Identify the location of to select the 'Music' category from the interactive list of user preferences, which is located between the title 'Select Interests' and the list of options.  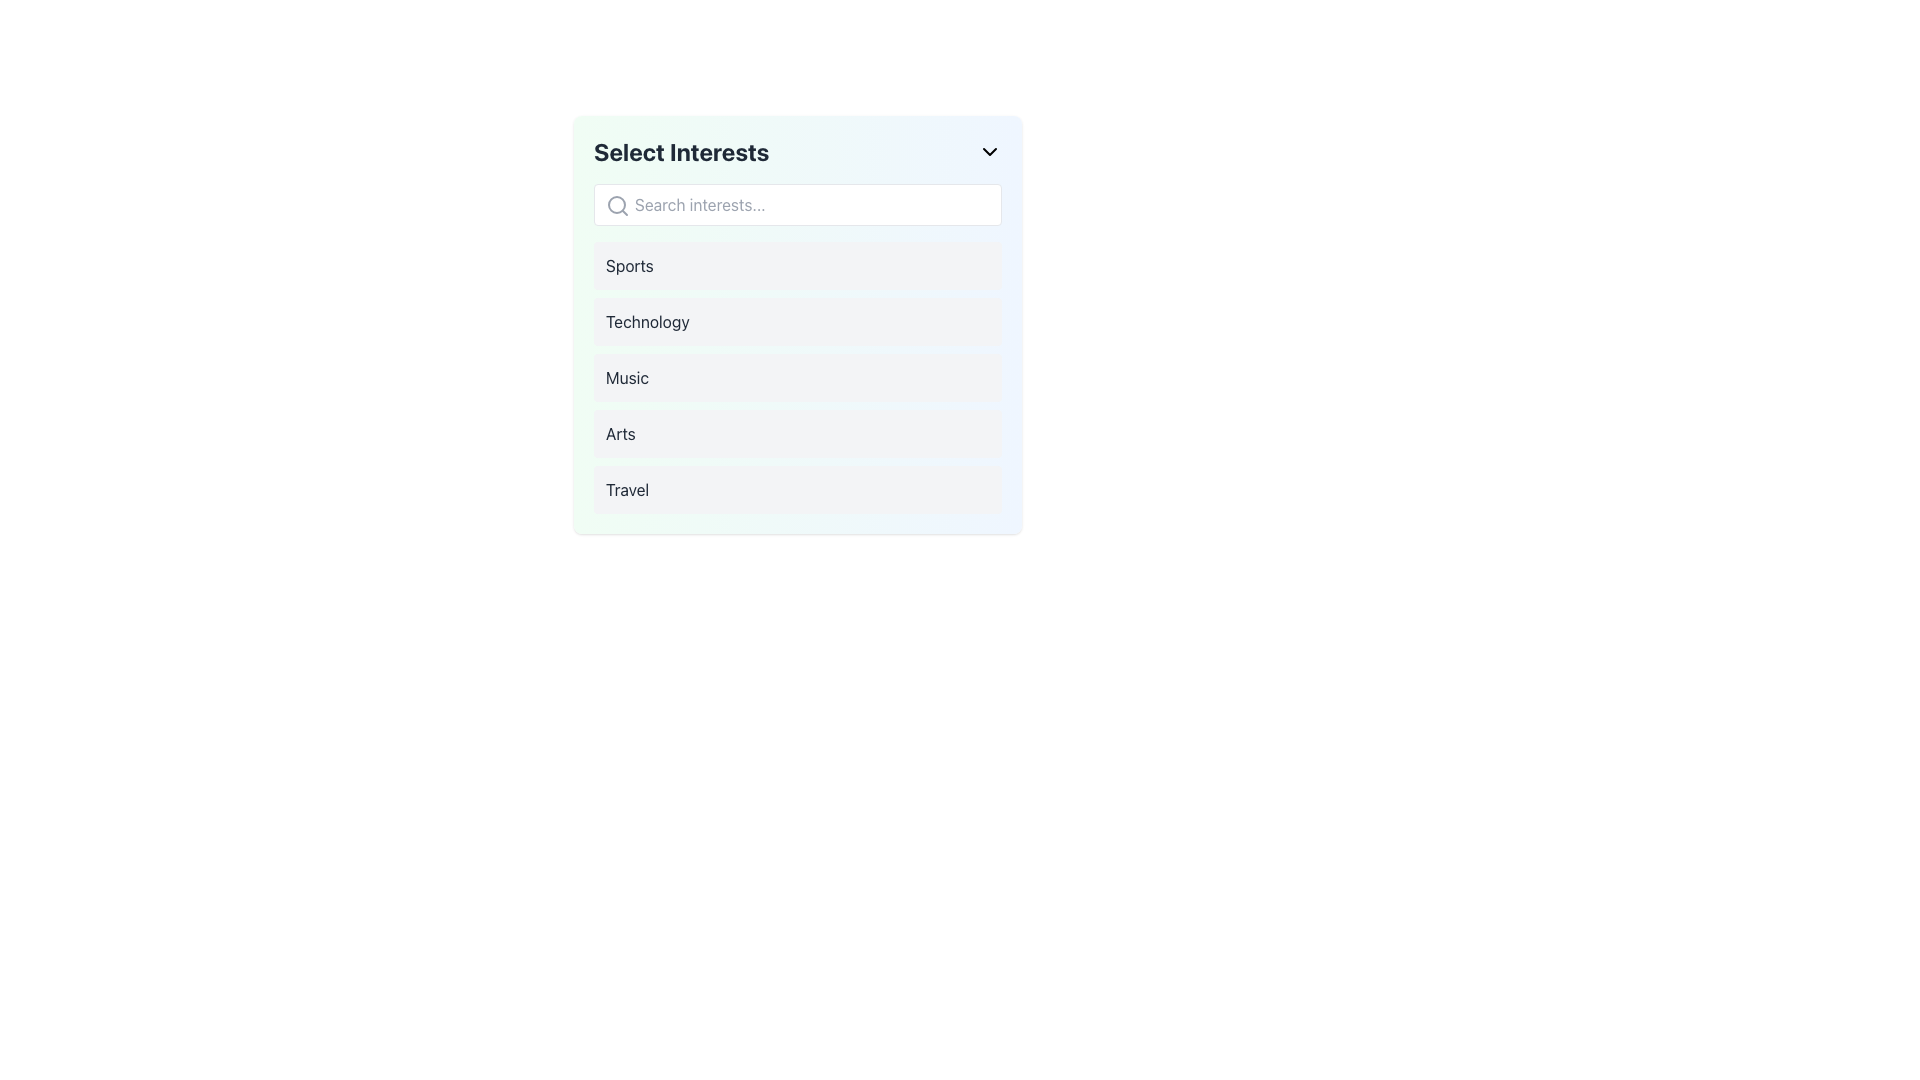
(796, 378).